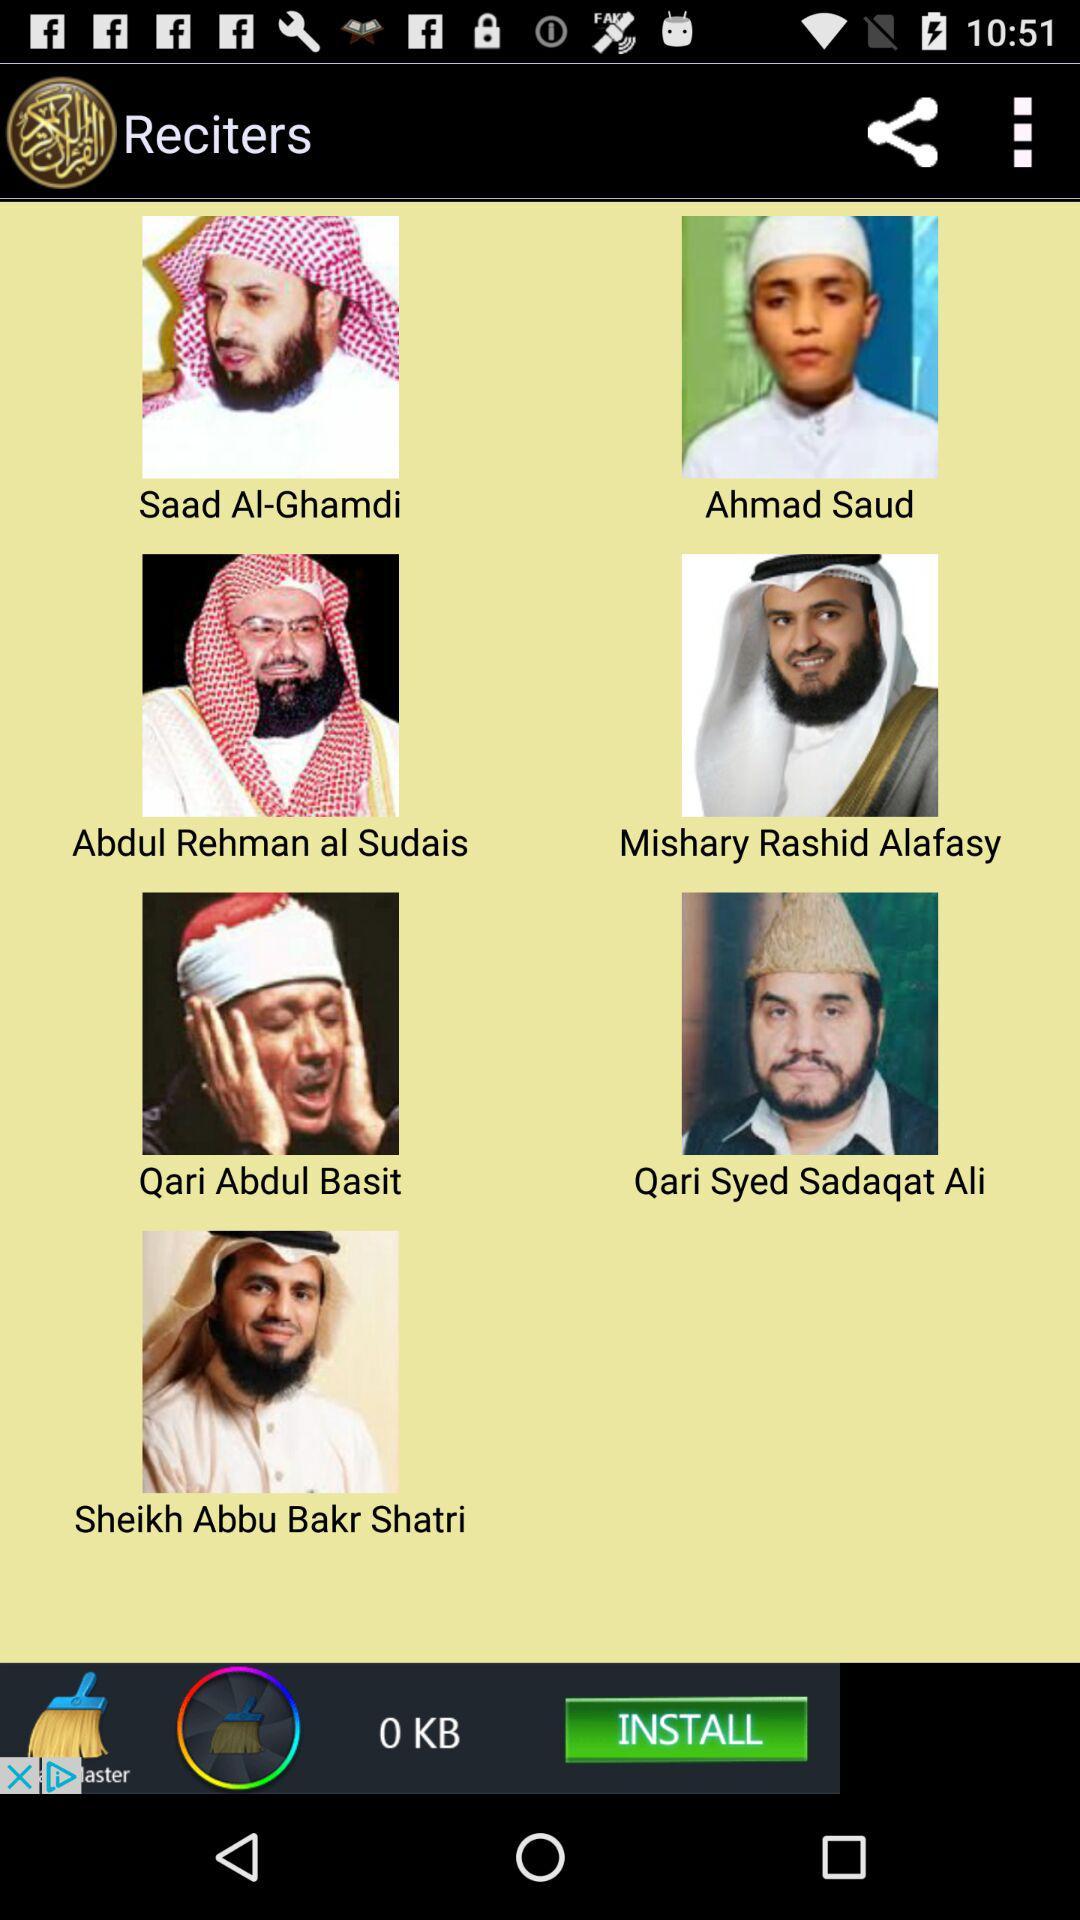 This screenshot has height=1920, width=1080. Describe the element at coordinates (419, 1727) in the screenshot. I see `clean option` at that location.